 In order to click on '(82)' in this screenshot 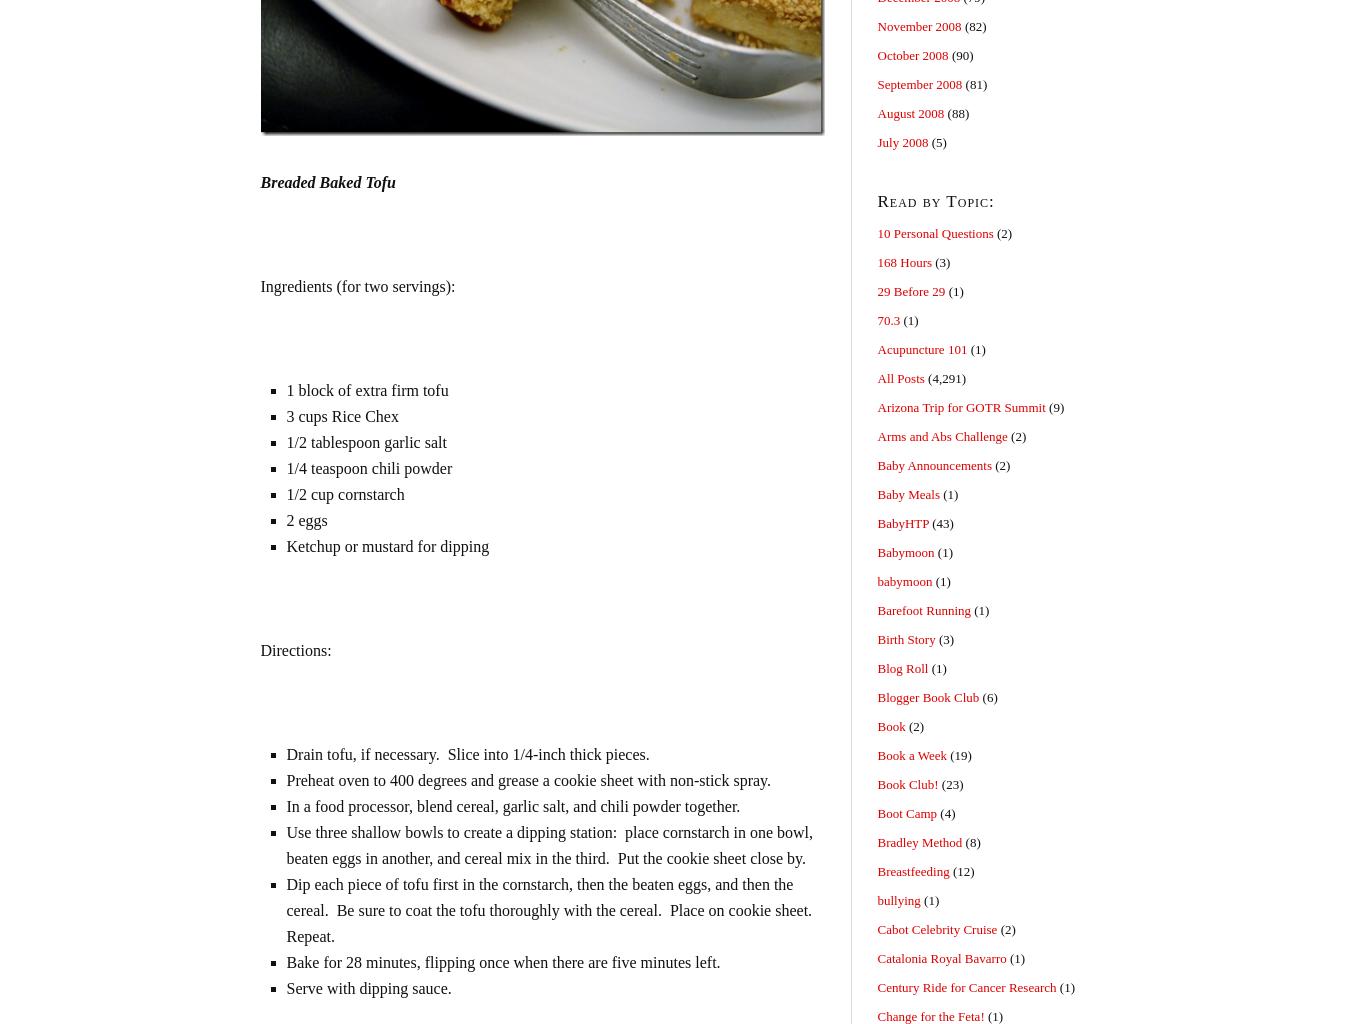, I will do `click(973, 26)`.